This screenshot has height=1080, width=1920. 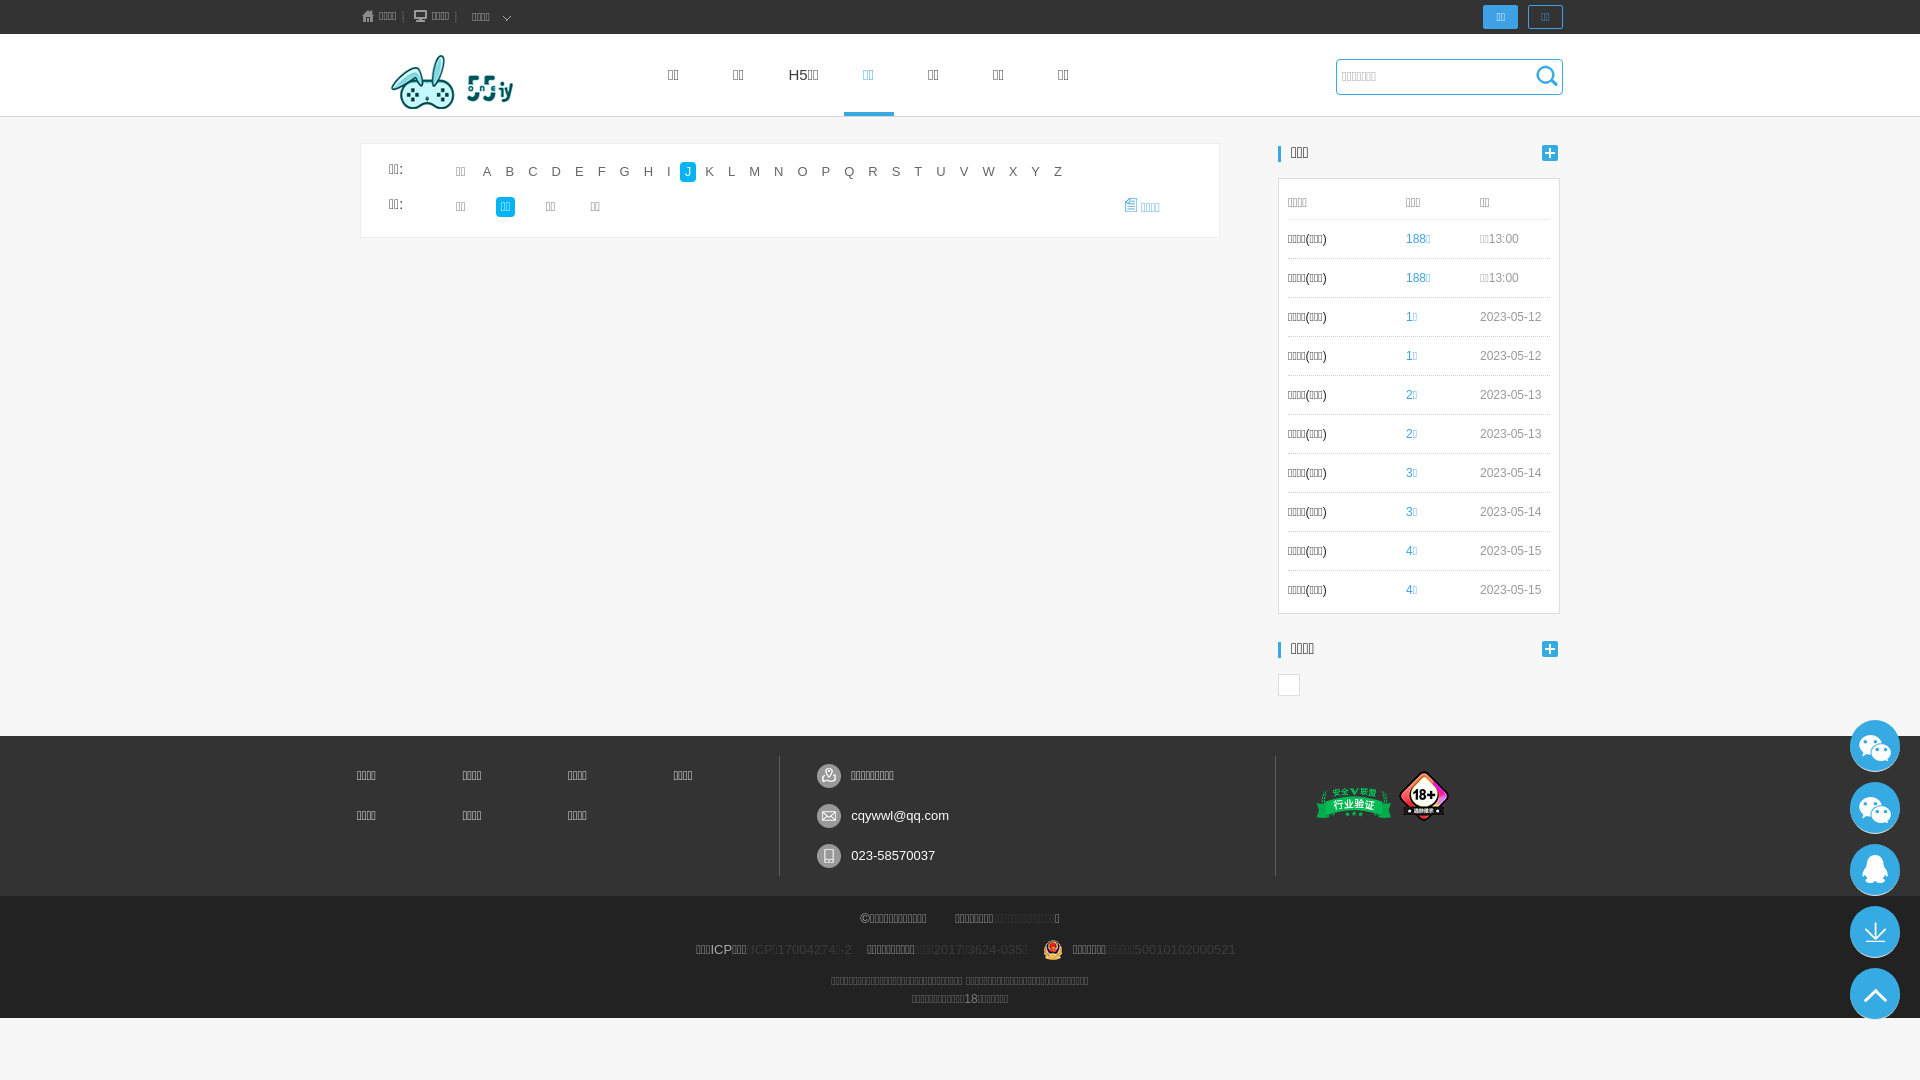 I want to click on 'H', so click(x=637, y=171).